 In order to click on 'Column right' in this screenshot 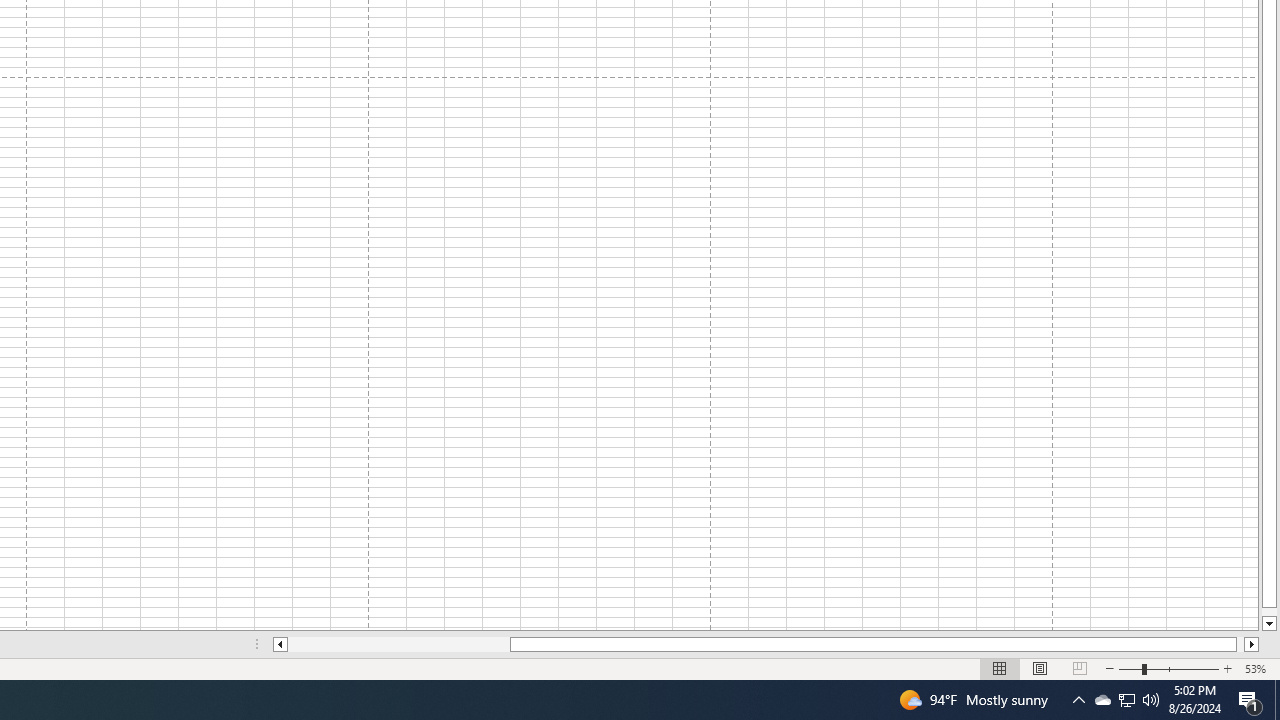, I will do `click(1251, 644)`.